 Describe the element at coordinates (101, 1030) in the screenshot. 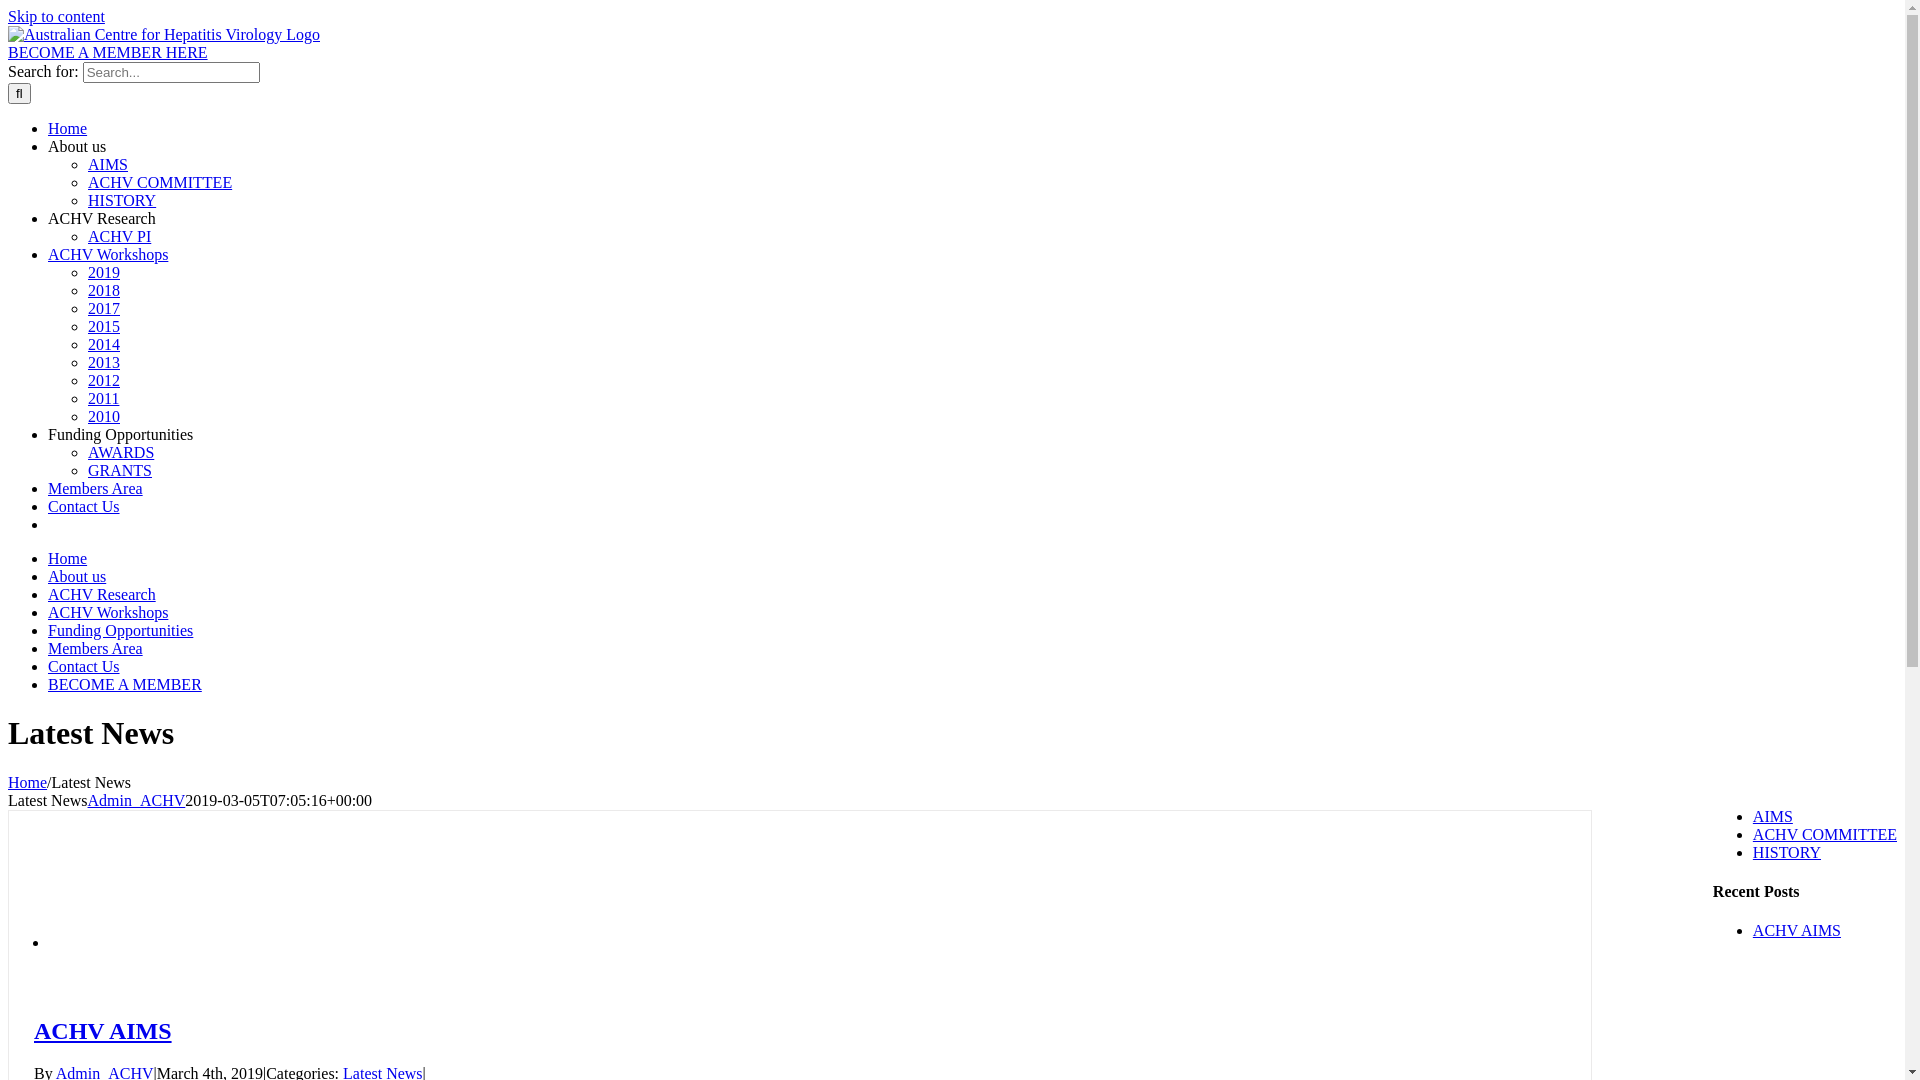

I see `'ACHV AIMS'` at that location.